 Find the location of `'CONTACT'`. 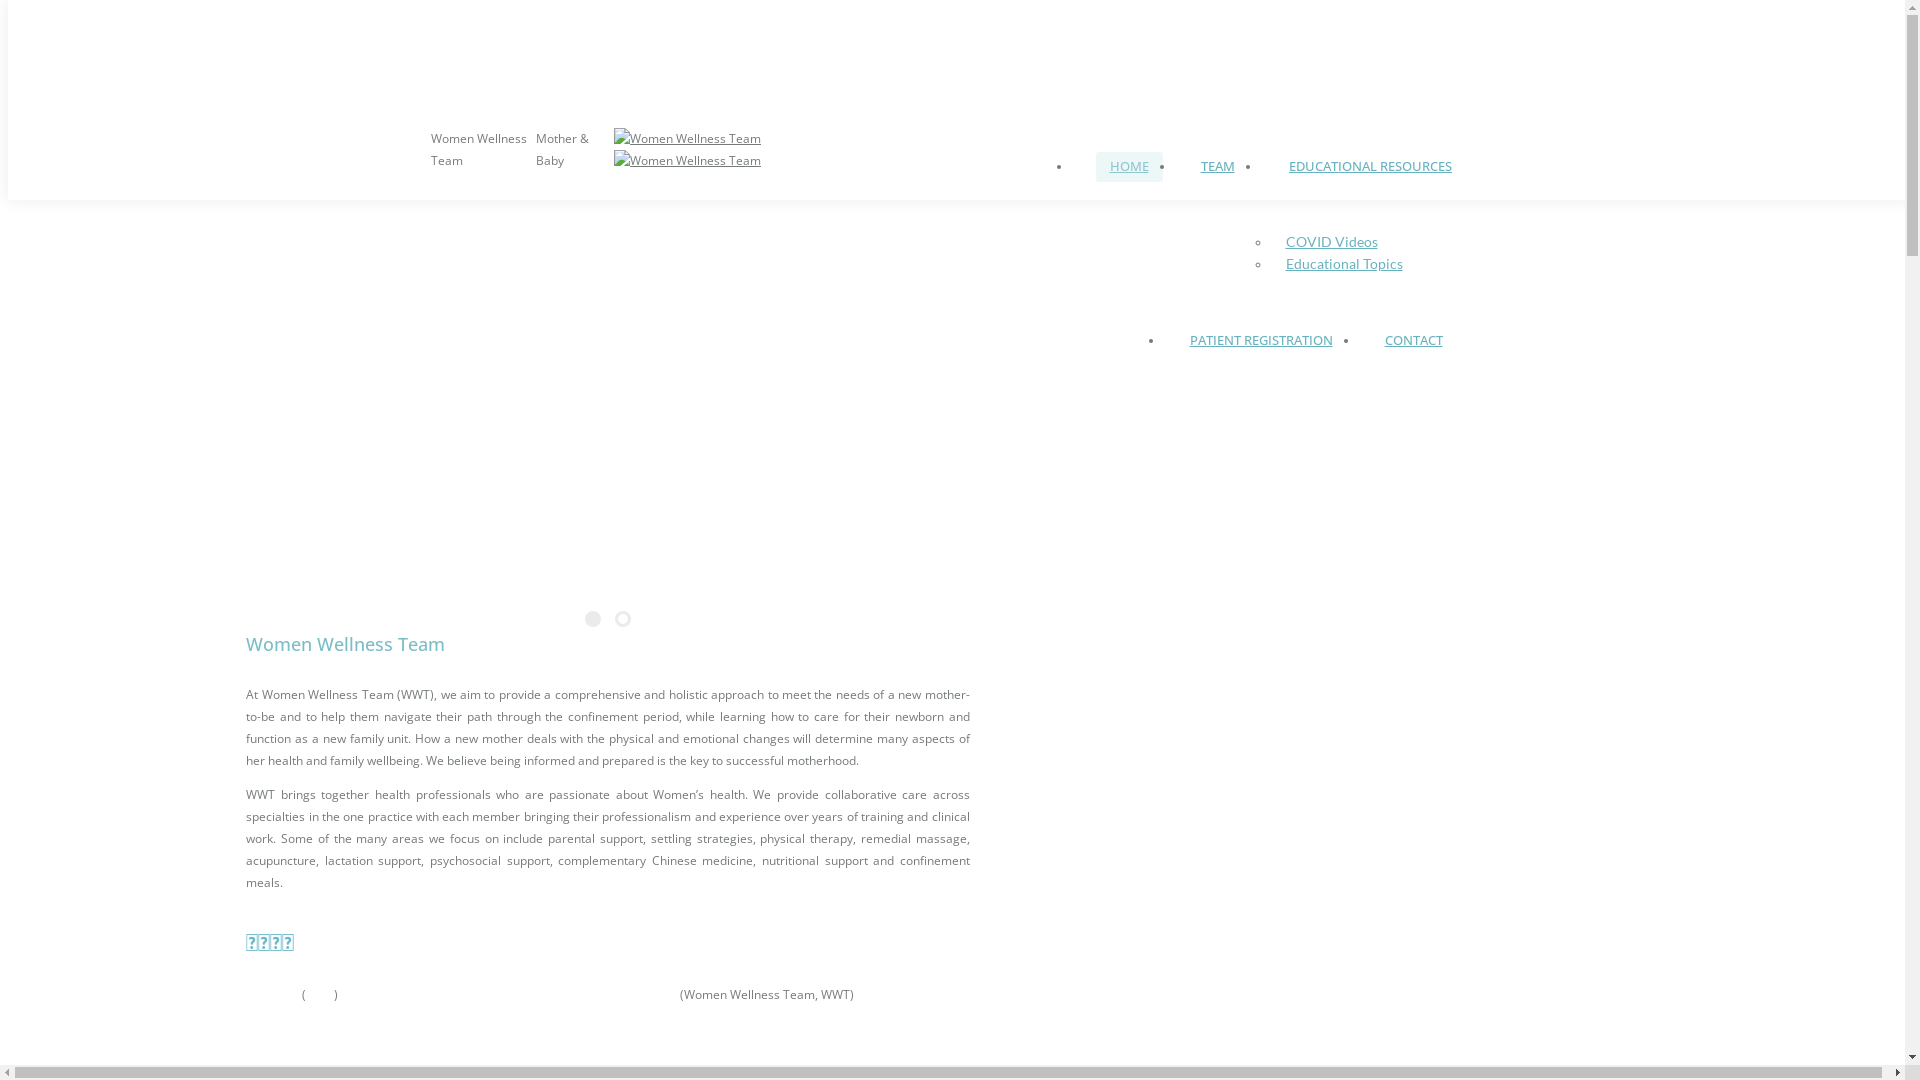

'CONTACT' is located at coordinates (1411, 339).